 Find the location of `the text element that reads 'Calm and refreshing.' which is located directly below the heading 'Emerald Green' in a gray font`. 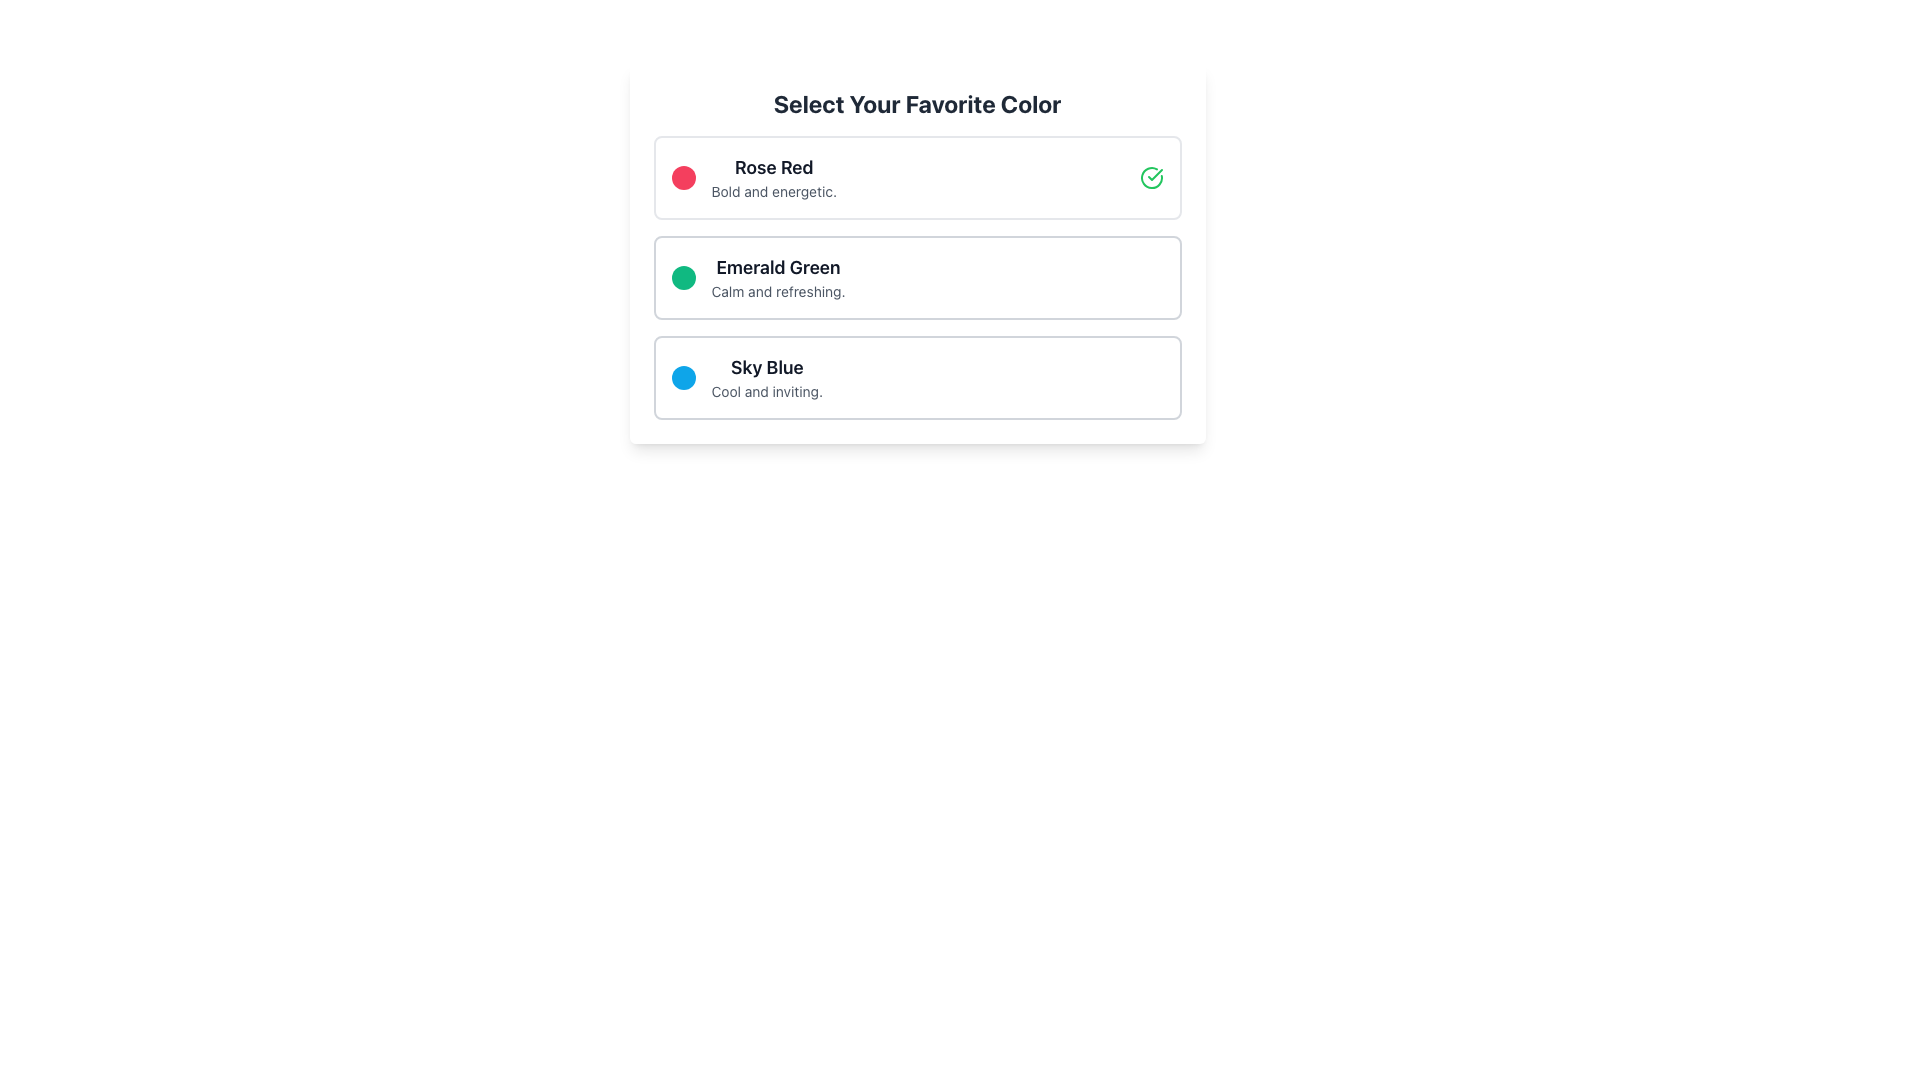

the text element that reads 'Calm and refreshing.' which is located directly below the heading 'Emerald Green' in a gray font is located at coordinates (777, 292).